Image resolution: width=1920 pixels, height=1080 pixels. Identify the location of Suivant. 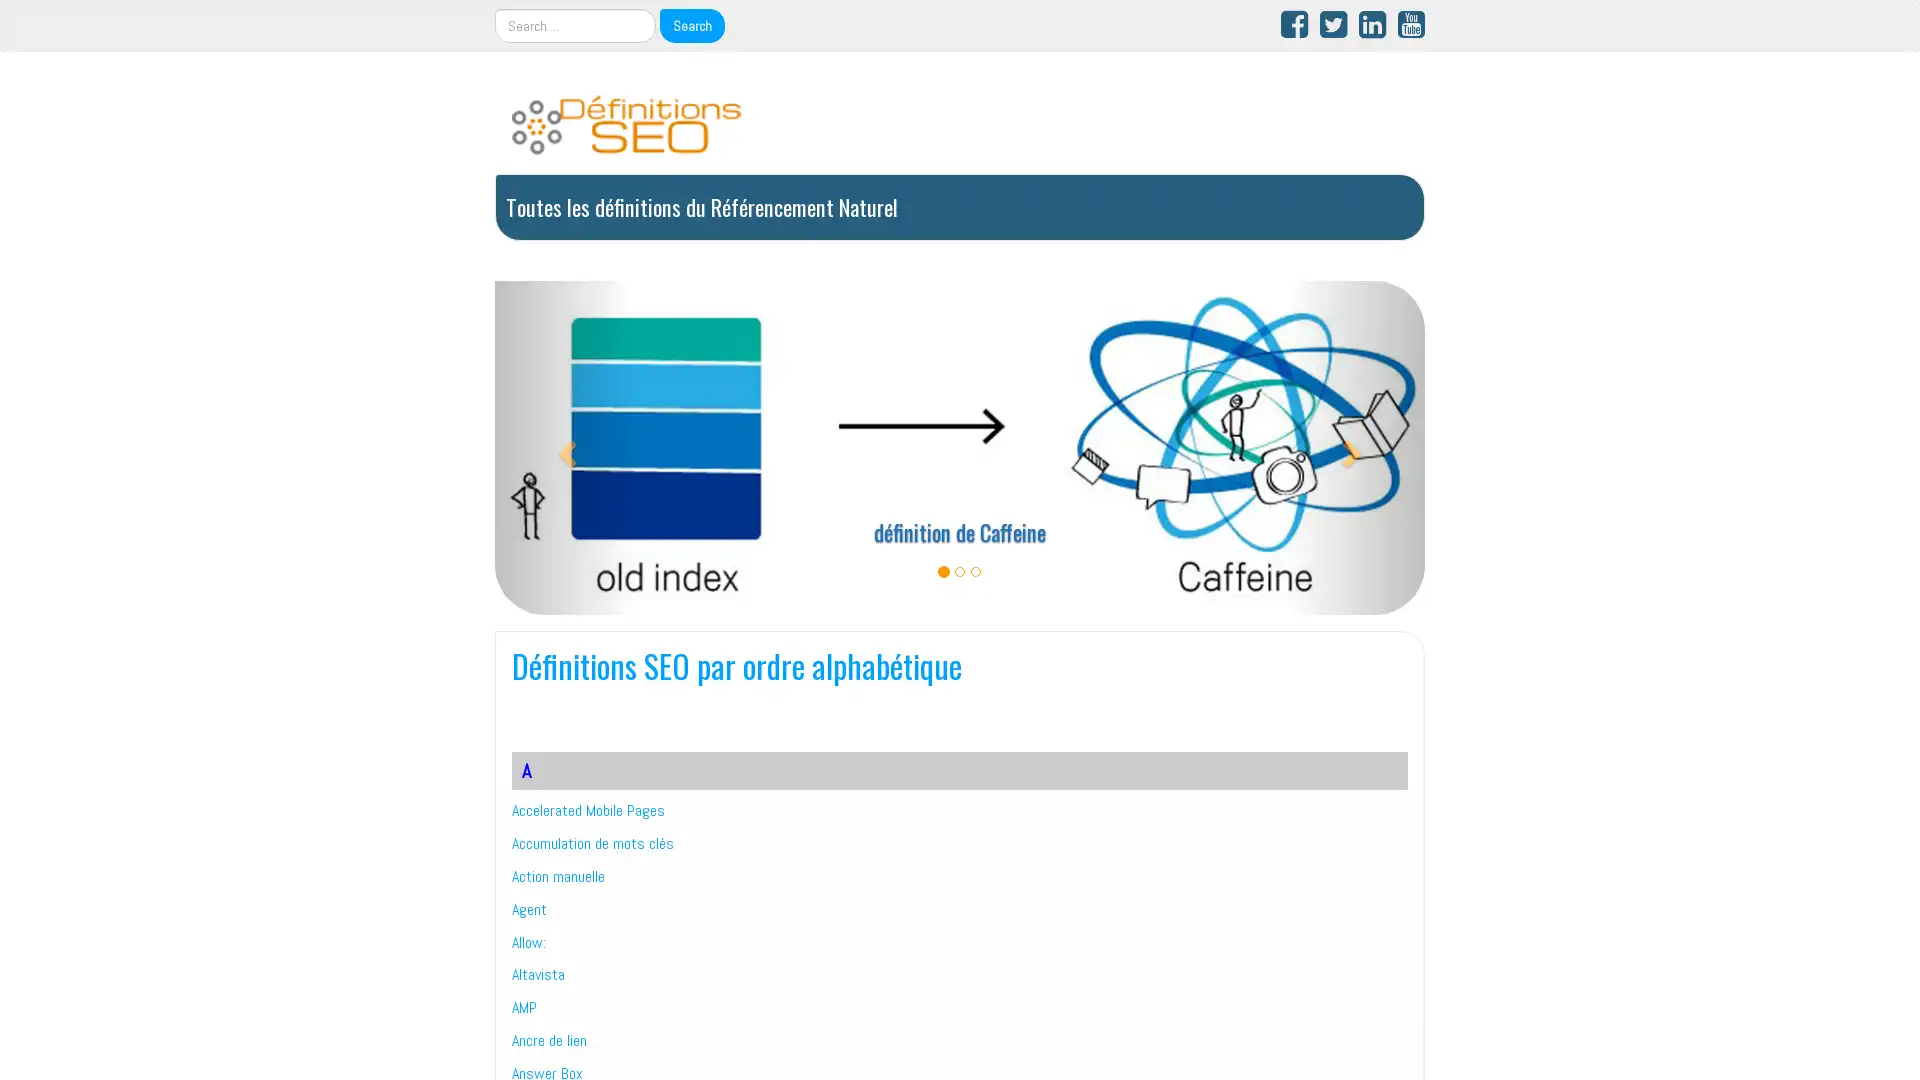
(1354, 446).